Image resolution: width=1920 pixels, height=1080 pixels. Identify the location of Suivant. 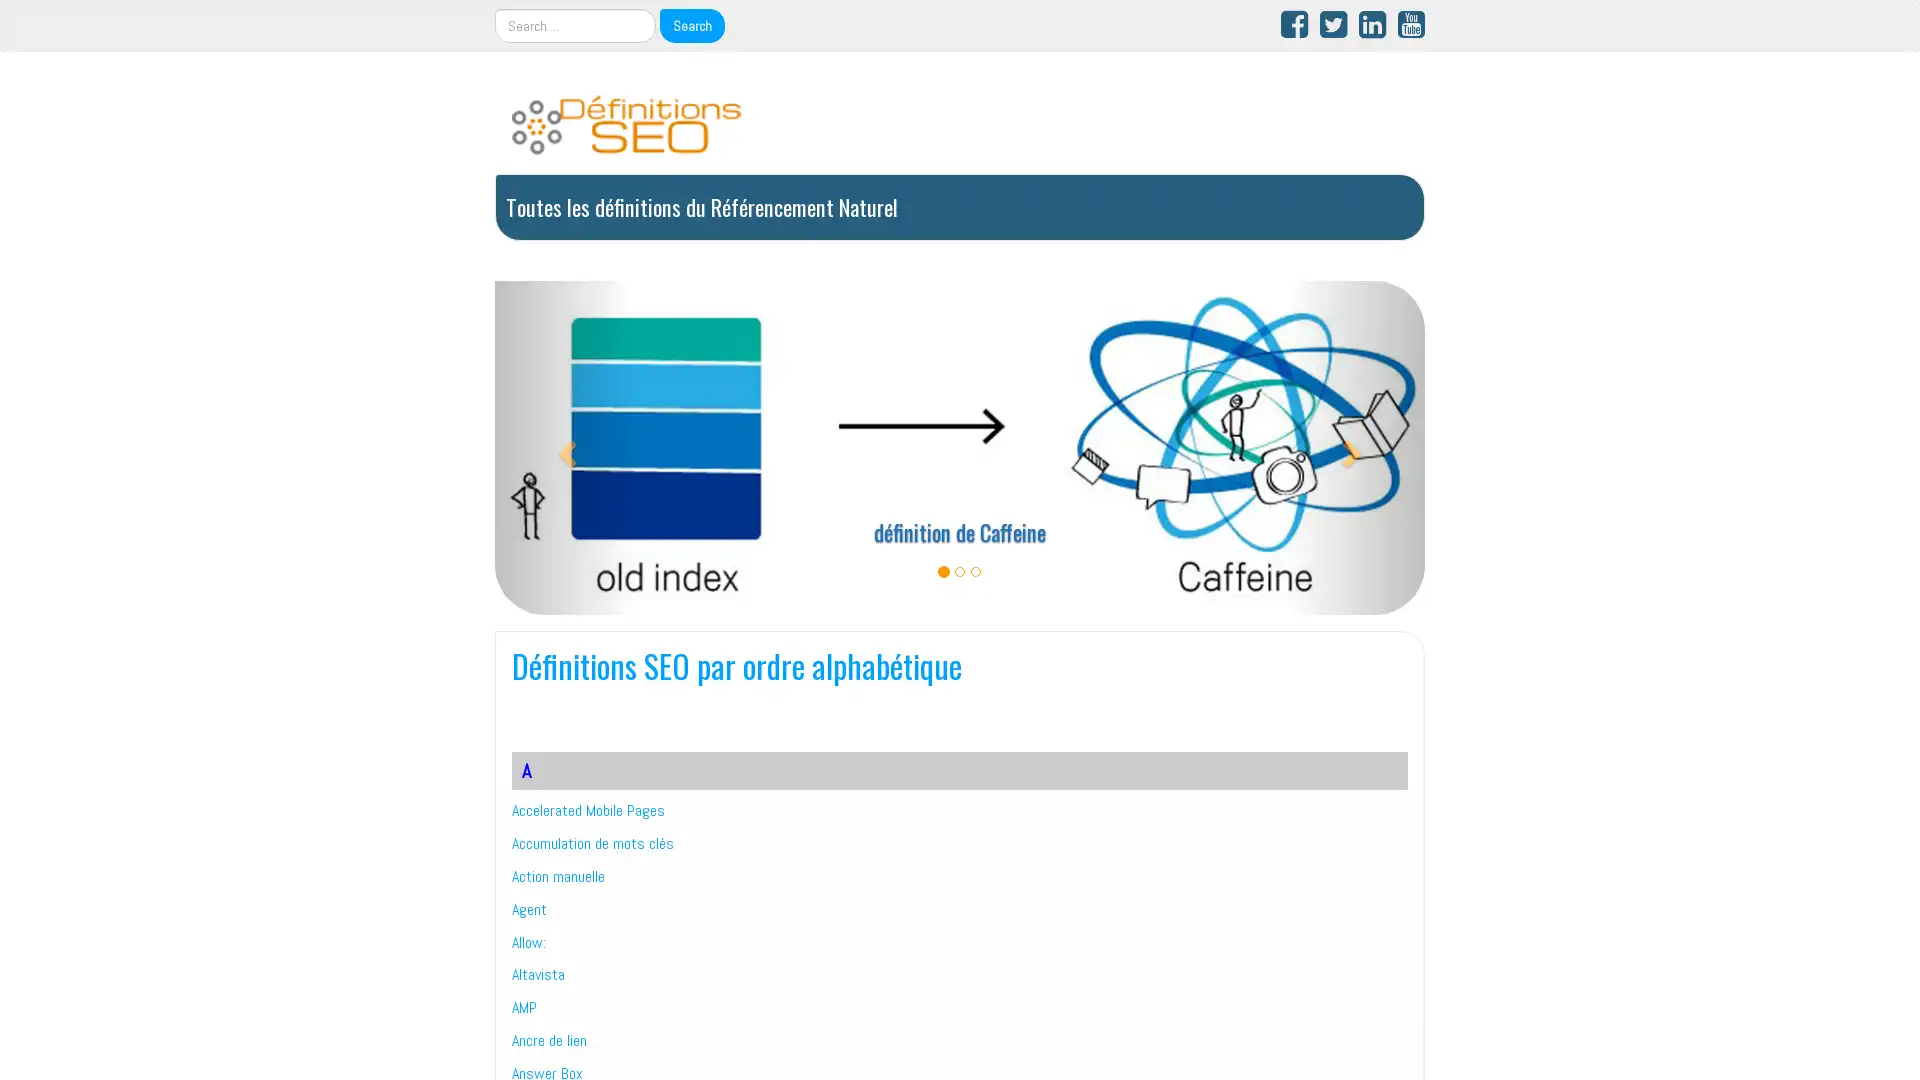
(1354, 446).